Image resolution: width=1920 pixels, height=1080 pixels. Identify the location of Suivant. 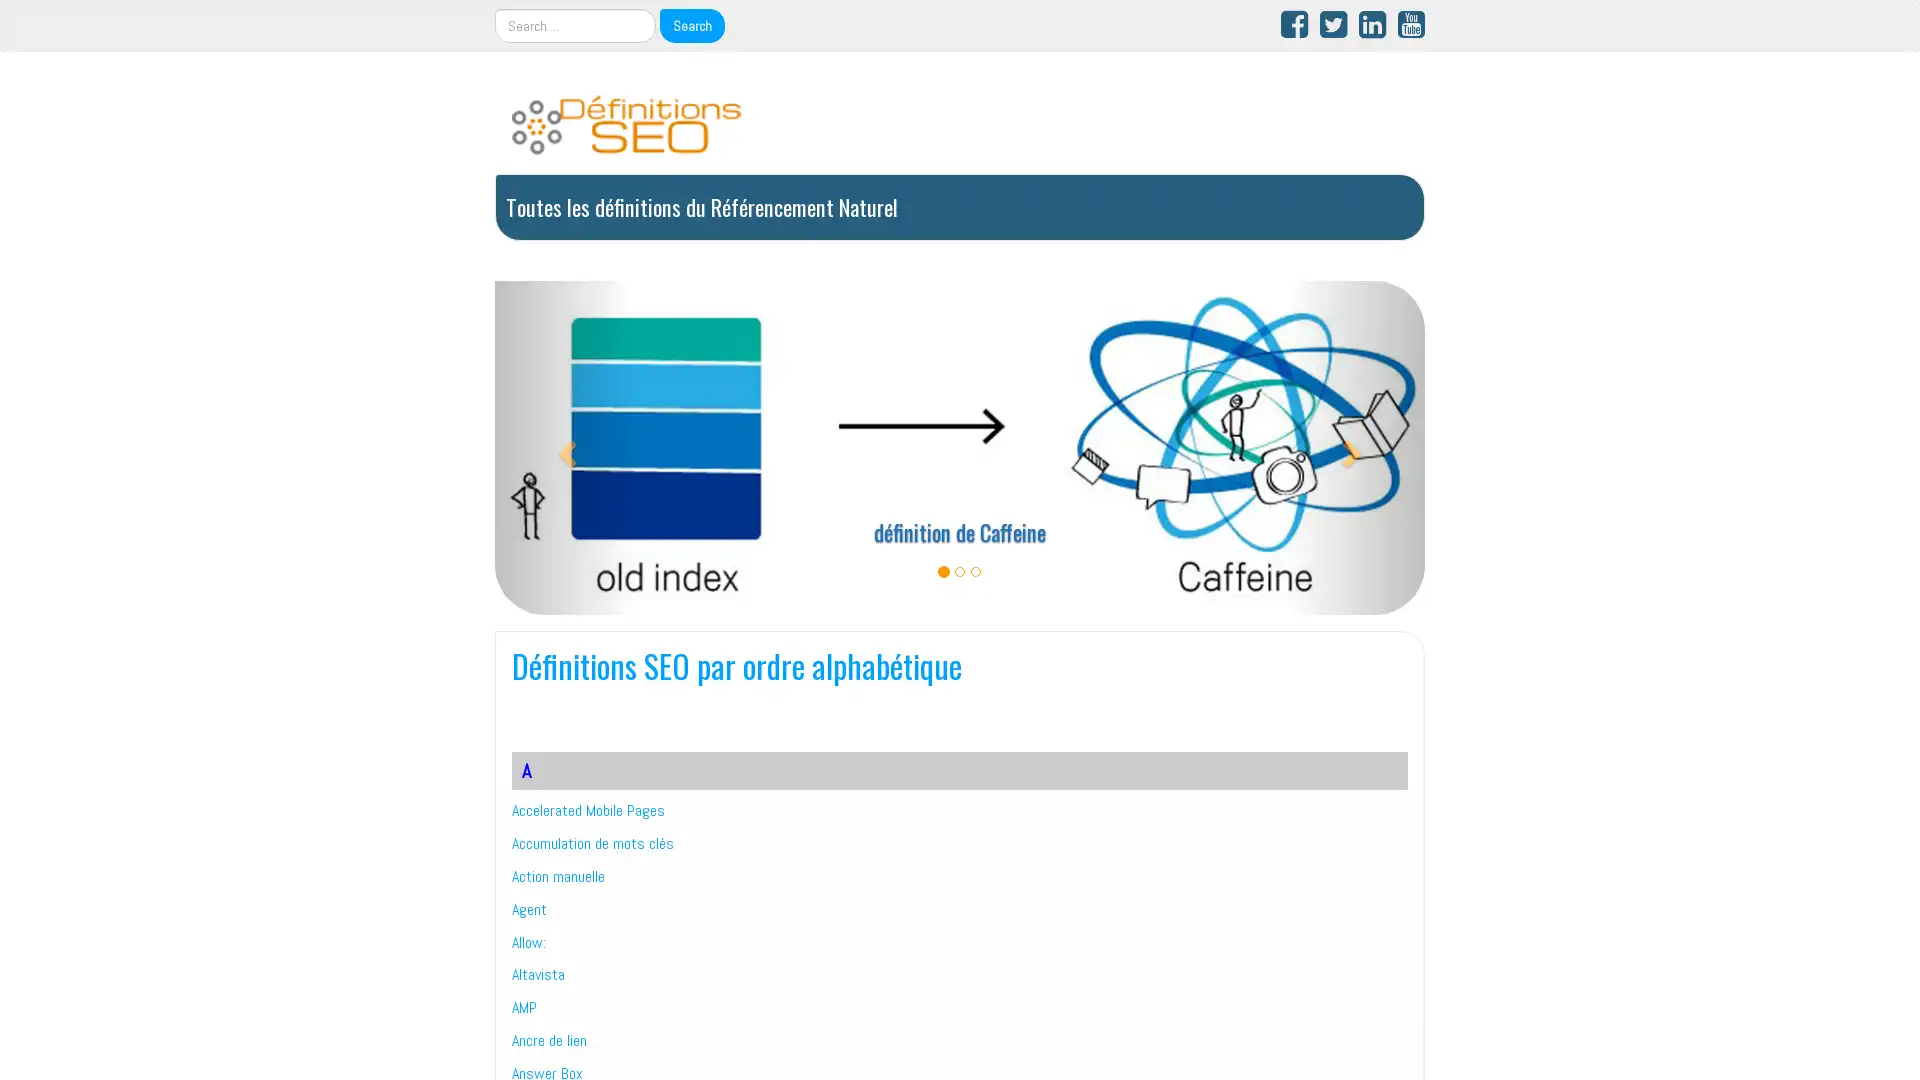
(1354, 446).